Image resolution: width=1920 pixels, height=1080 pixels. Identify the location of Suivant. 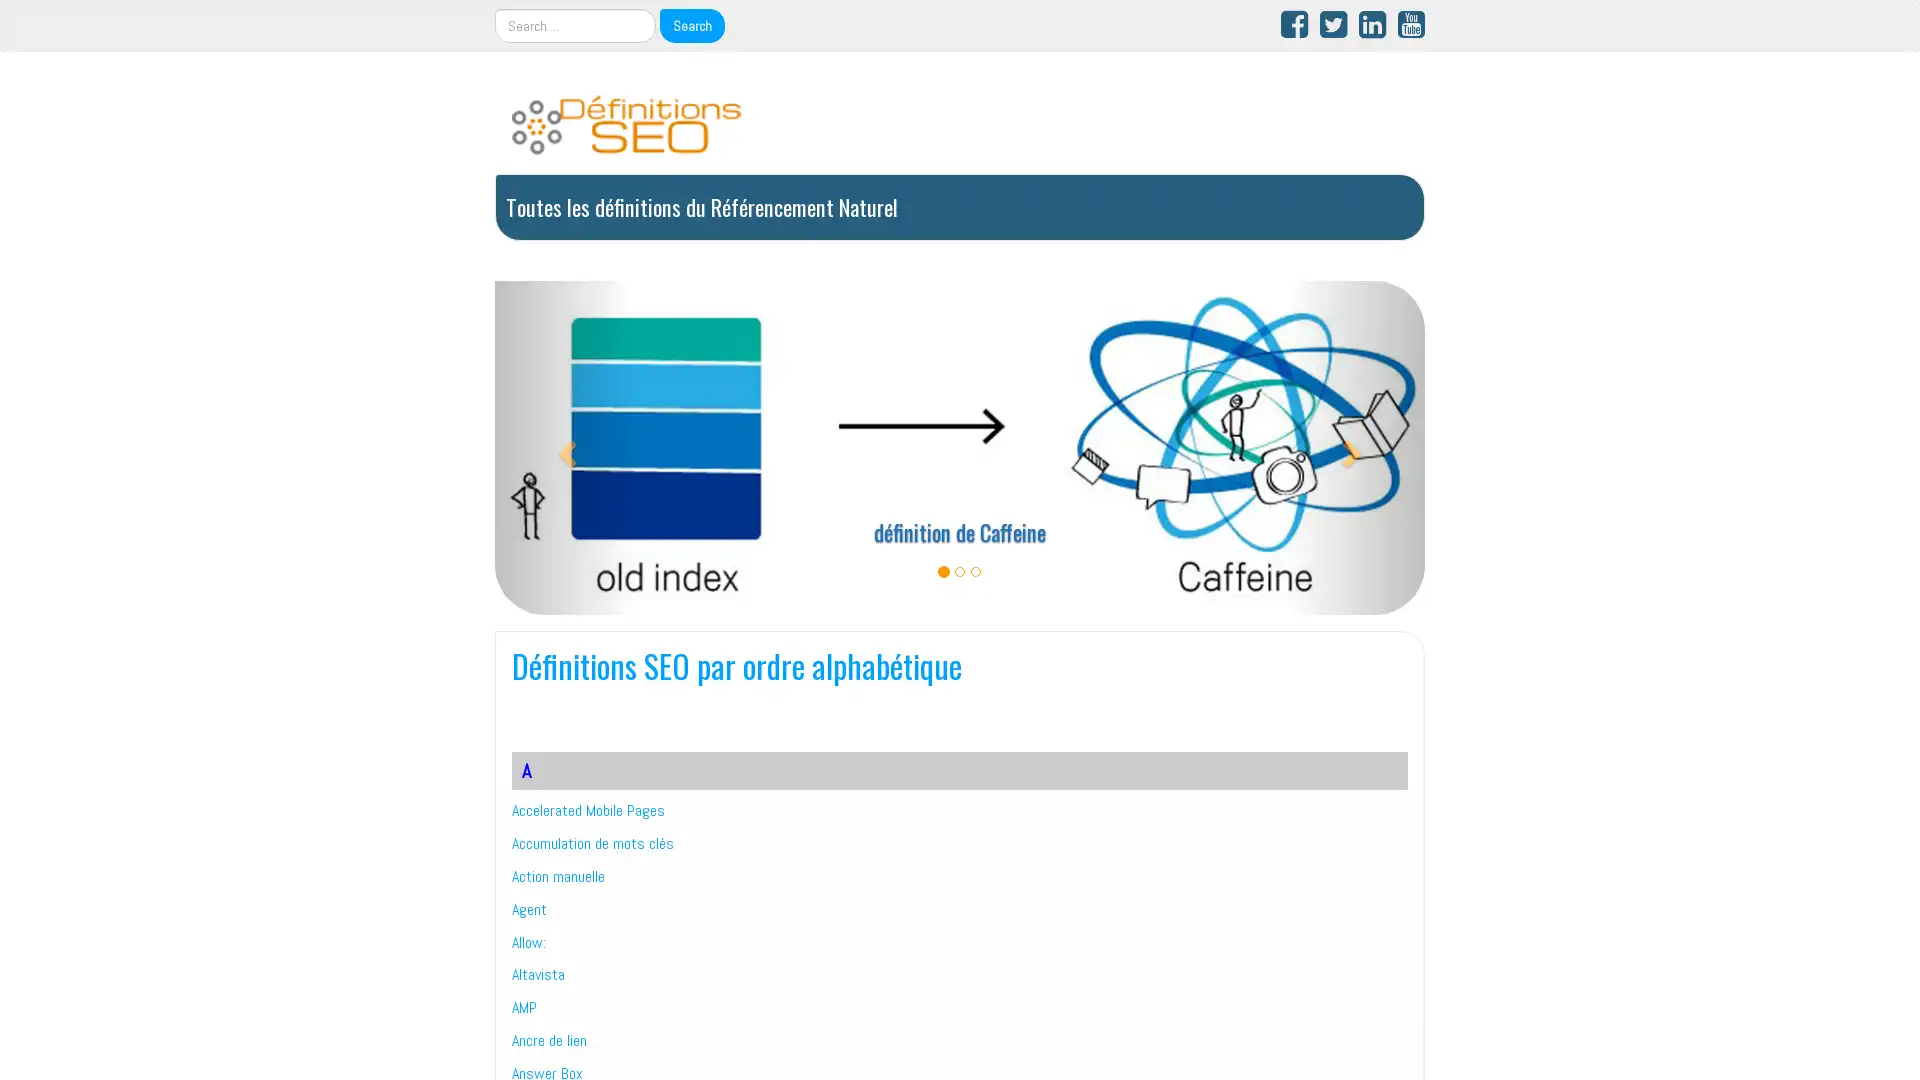
(1354, 446).